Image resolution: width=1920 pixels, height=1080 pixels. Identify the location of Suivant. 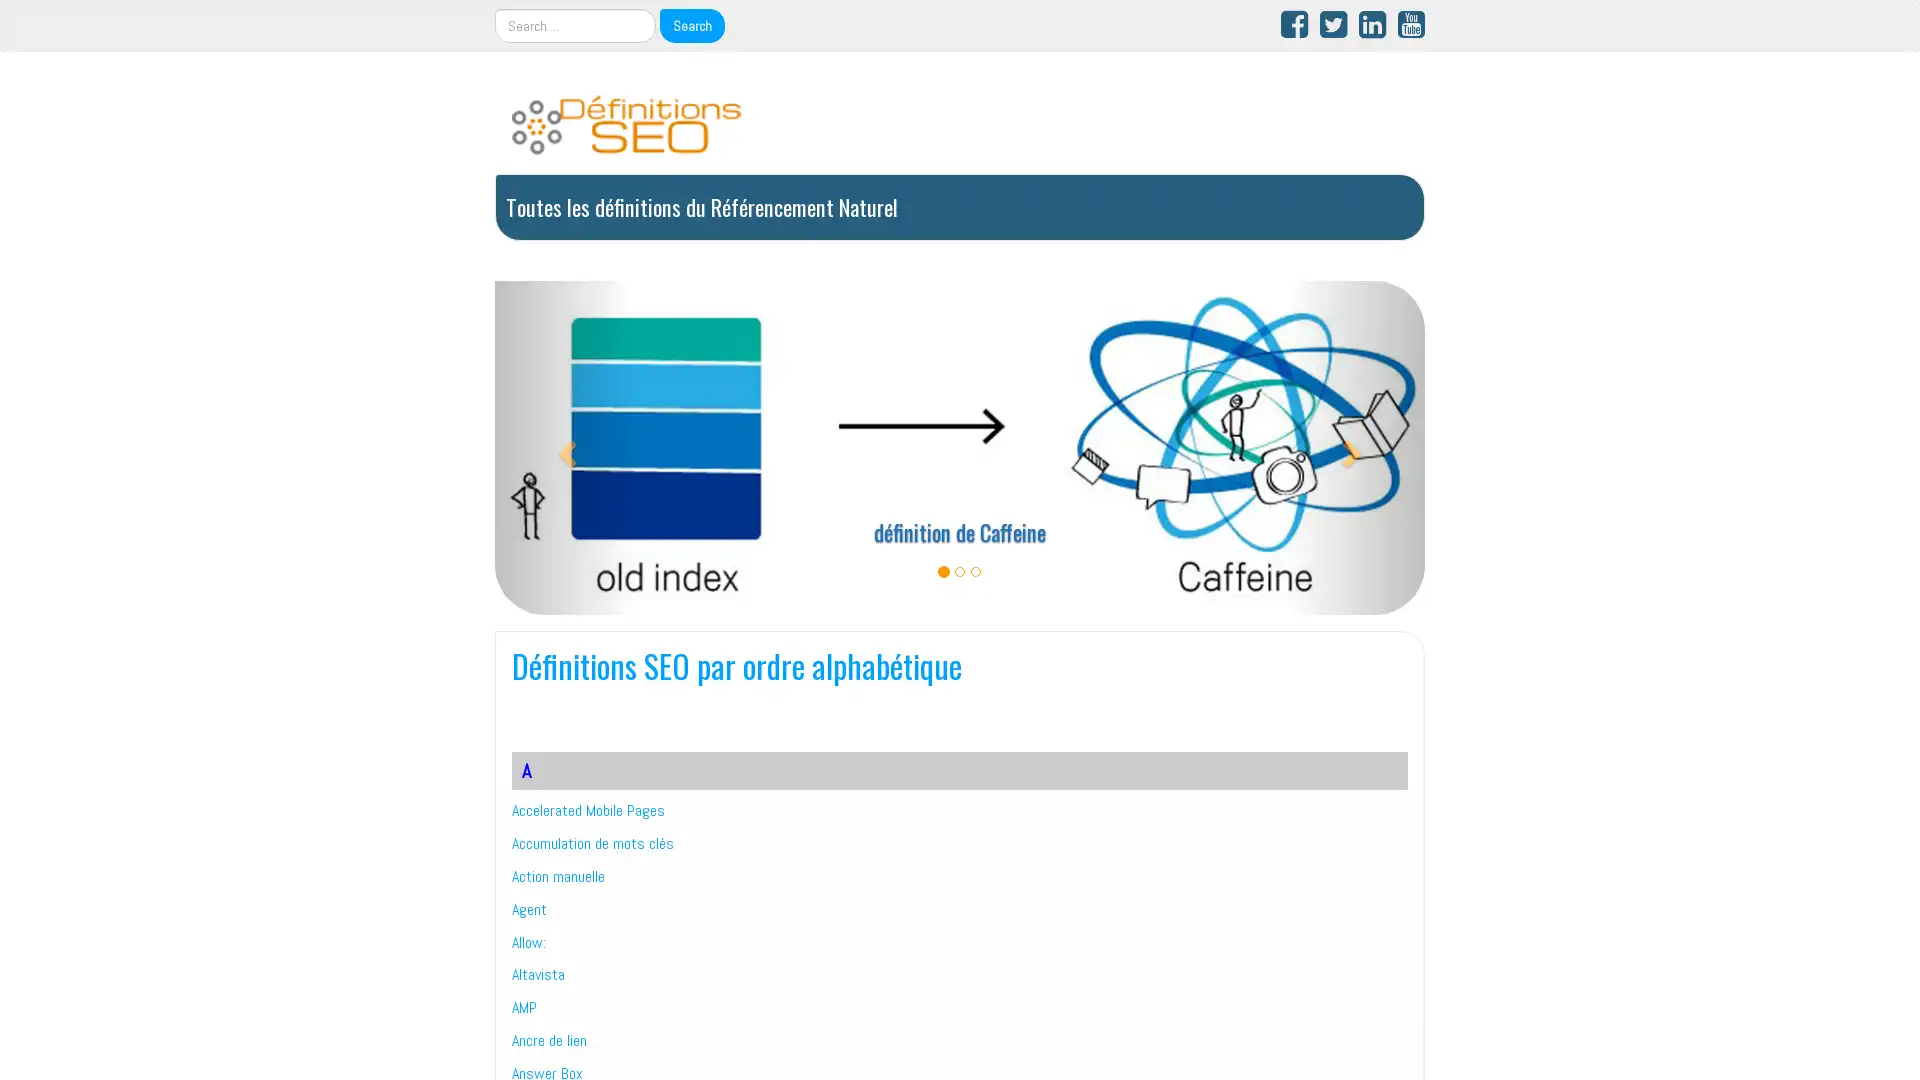
(1354, 446).